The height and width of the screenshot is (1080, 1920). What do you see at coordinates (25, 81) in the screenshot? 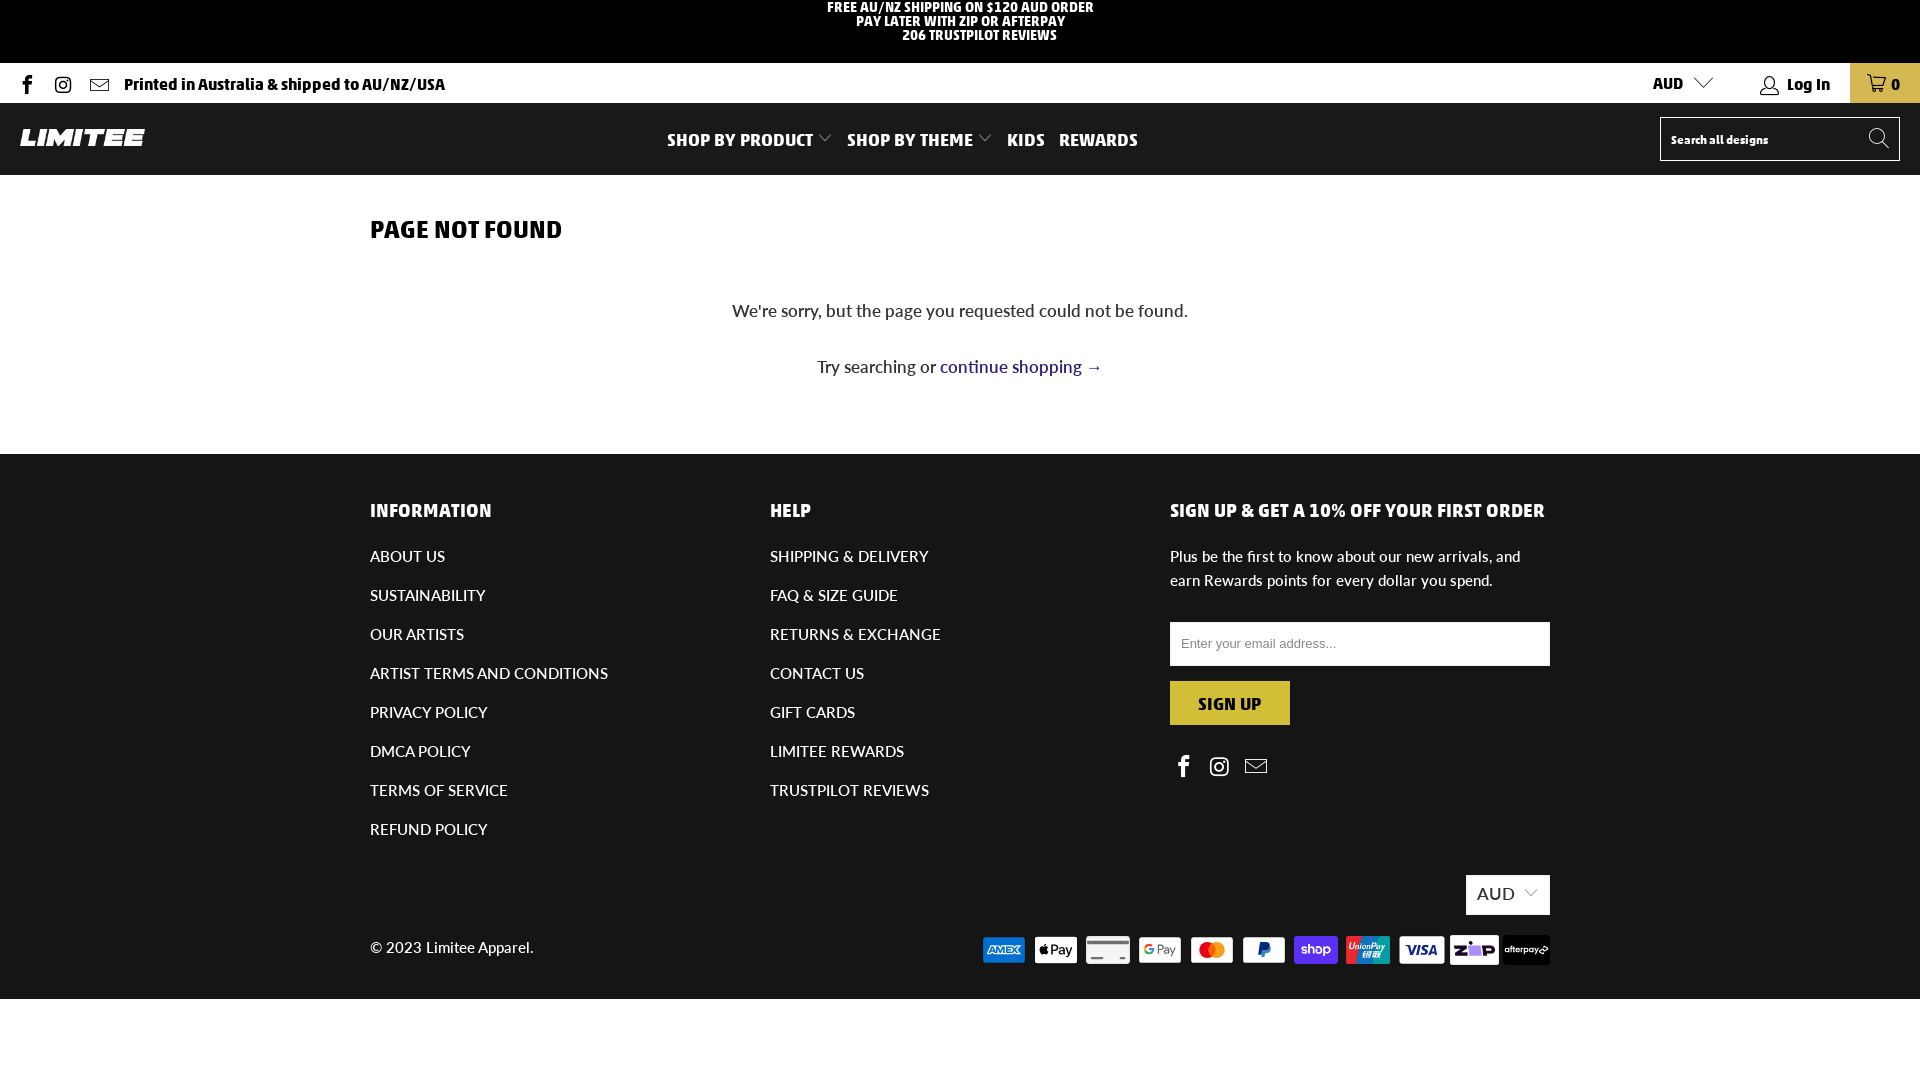
I see `'Limitee Apparel on Facebook'` at bounding box center [25, 81].